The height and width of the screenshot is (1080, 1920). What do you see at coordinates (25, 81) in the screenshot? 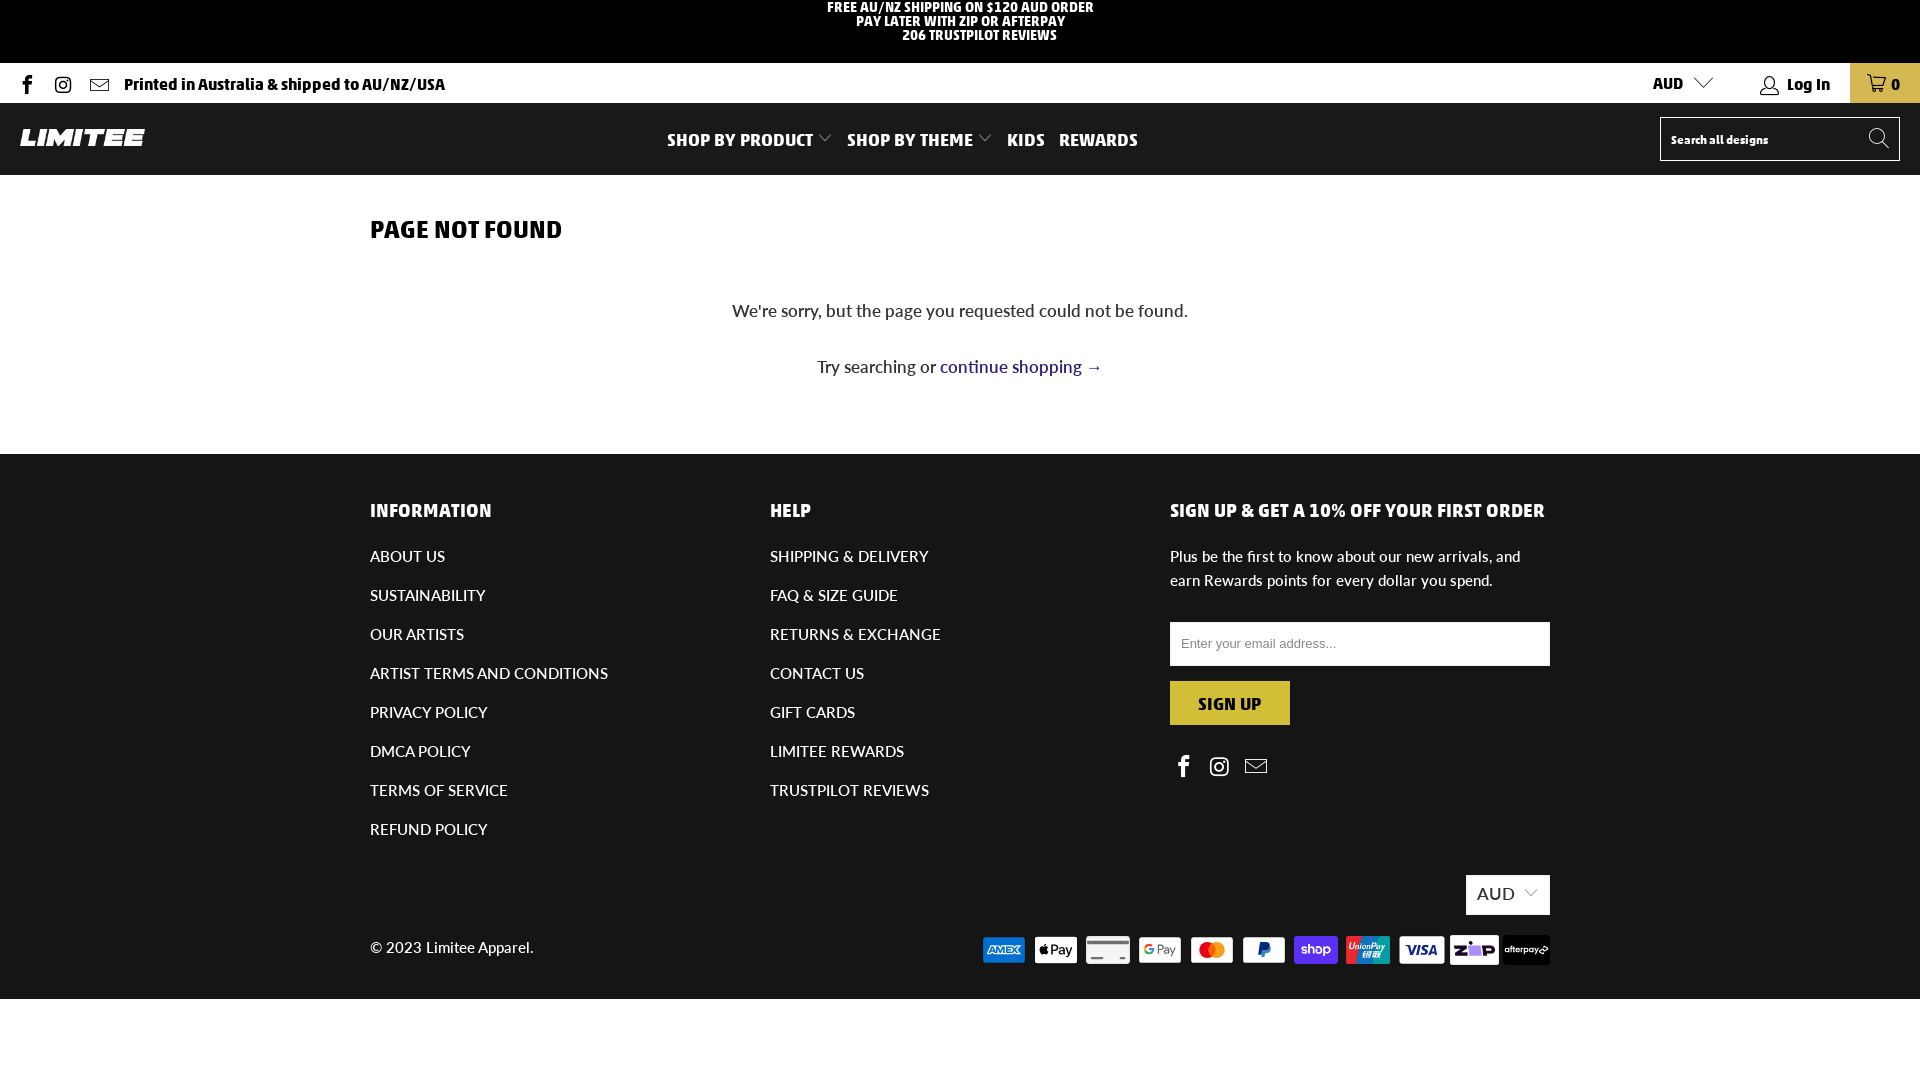
I see `'Limitee Apparel on Facebook'` at bounding box center [25, 81].